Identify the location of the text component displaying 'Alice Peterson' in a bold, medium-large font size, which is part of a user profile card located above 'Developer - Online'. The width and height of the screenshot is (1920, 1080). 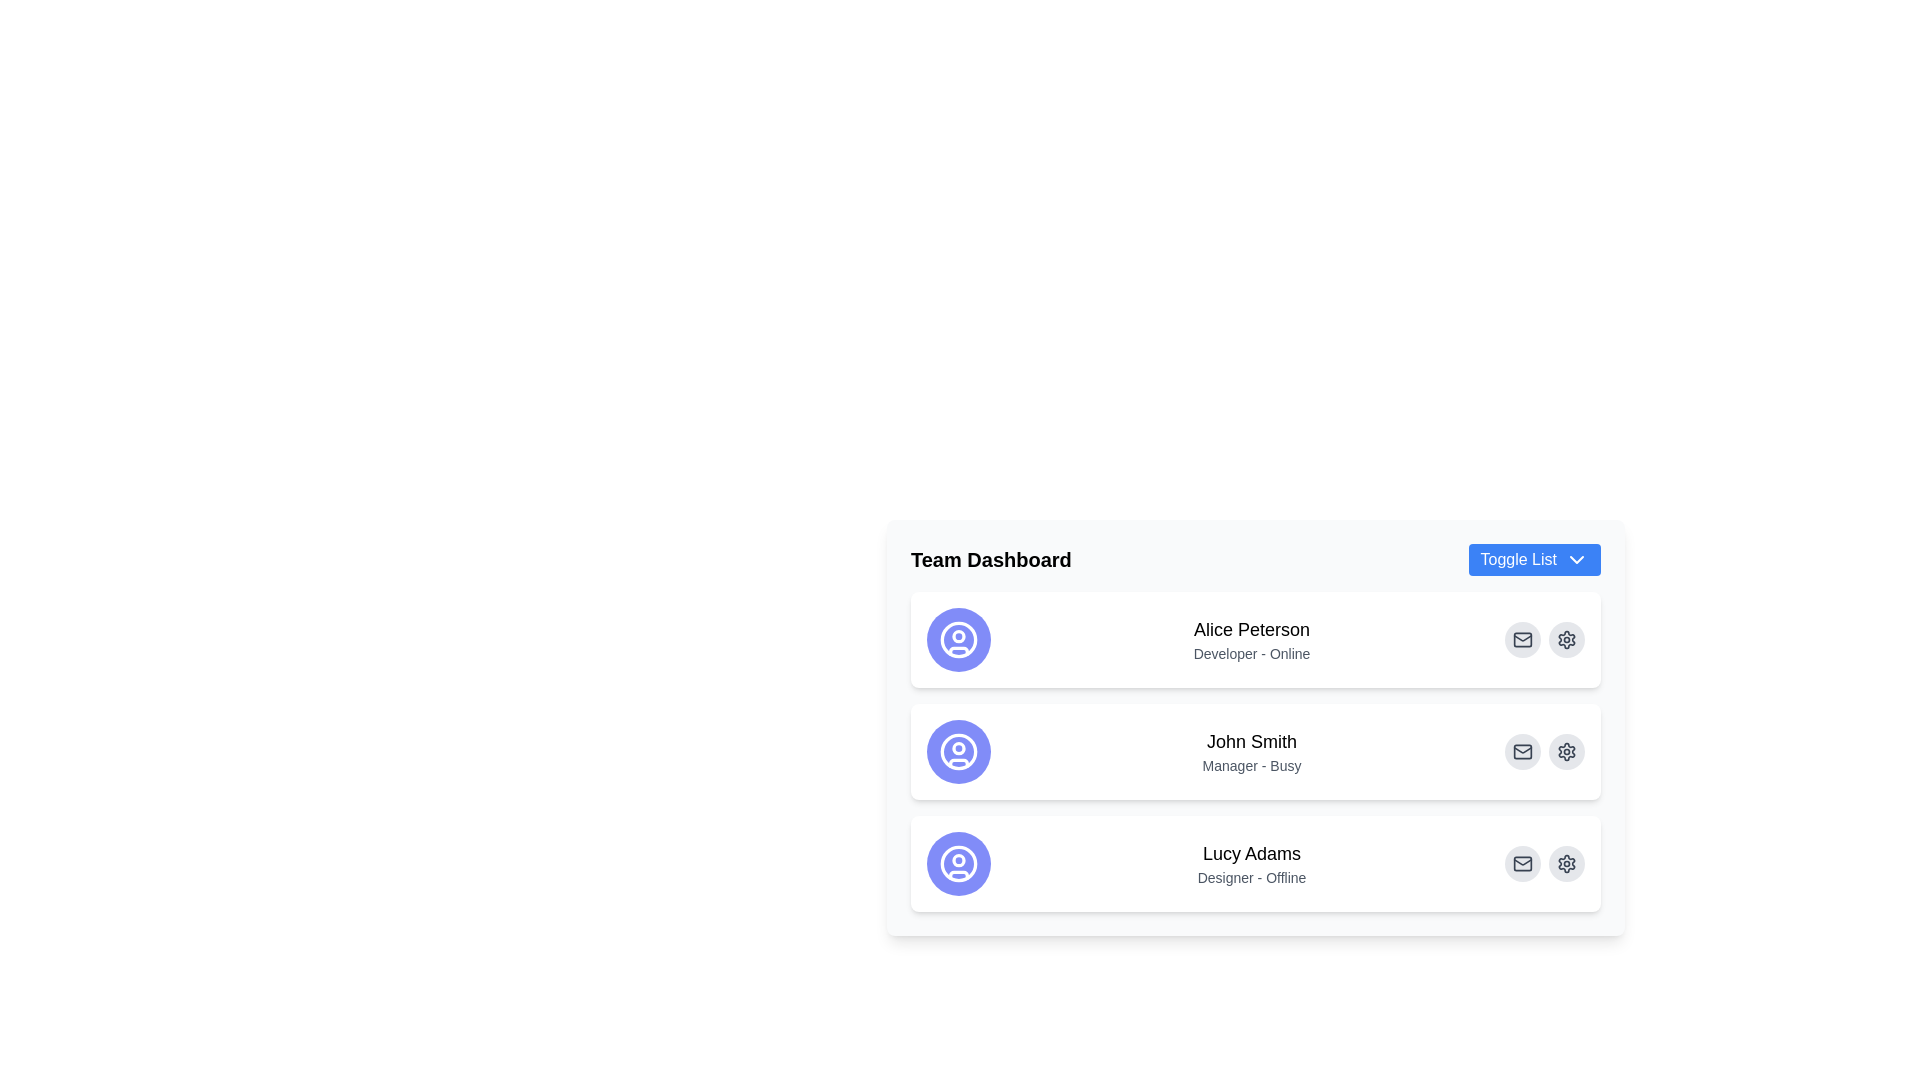
(1251, 628).